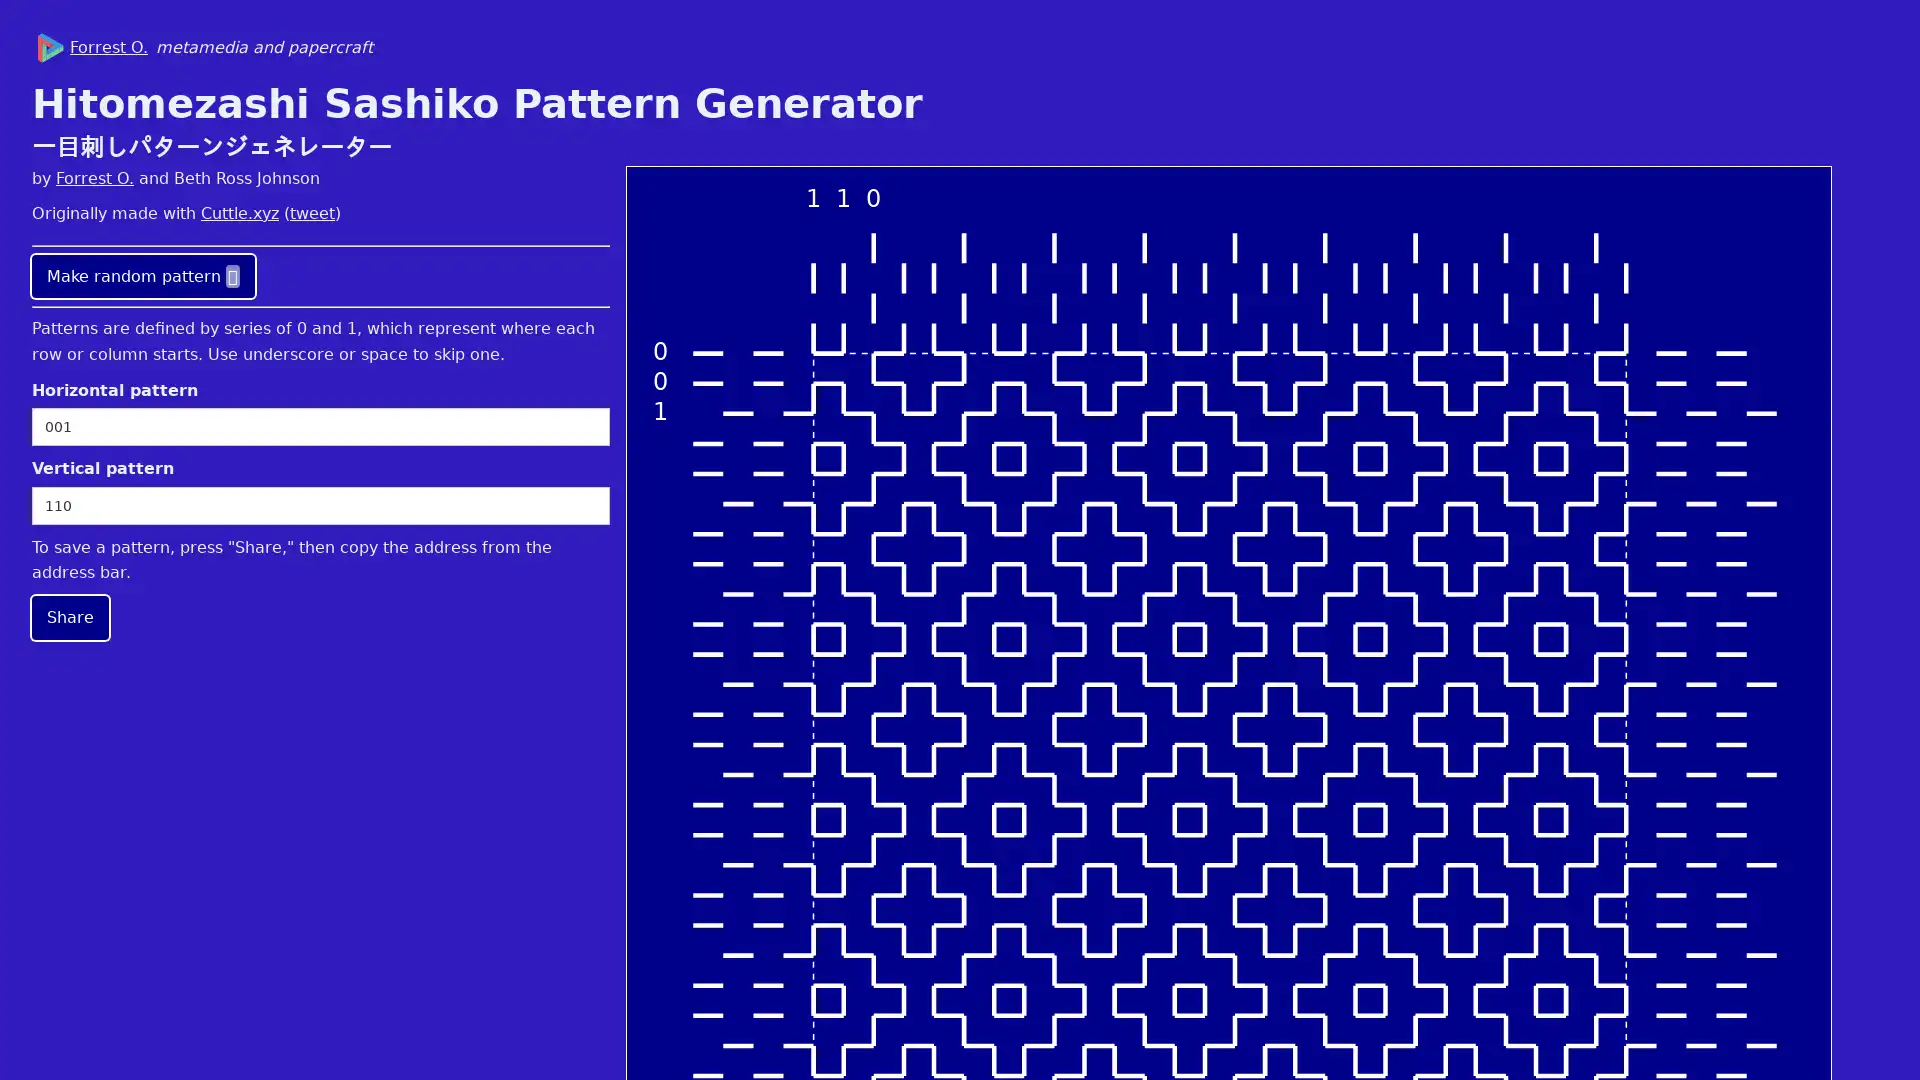 This screenshot has width=1920, height=1080. Describe the element at coordinates (142, 276) in the screenshot. I see `Make random pattern` at that location.